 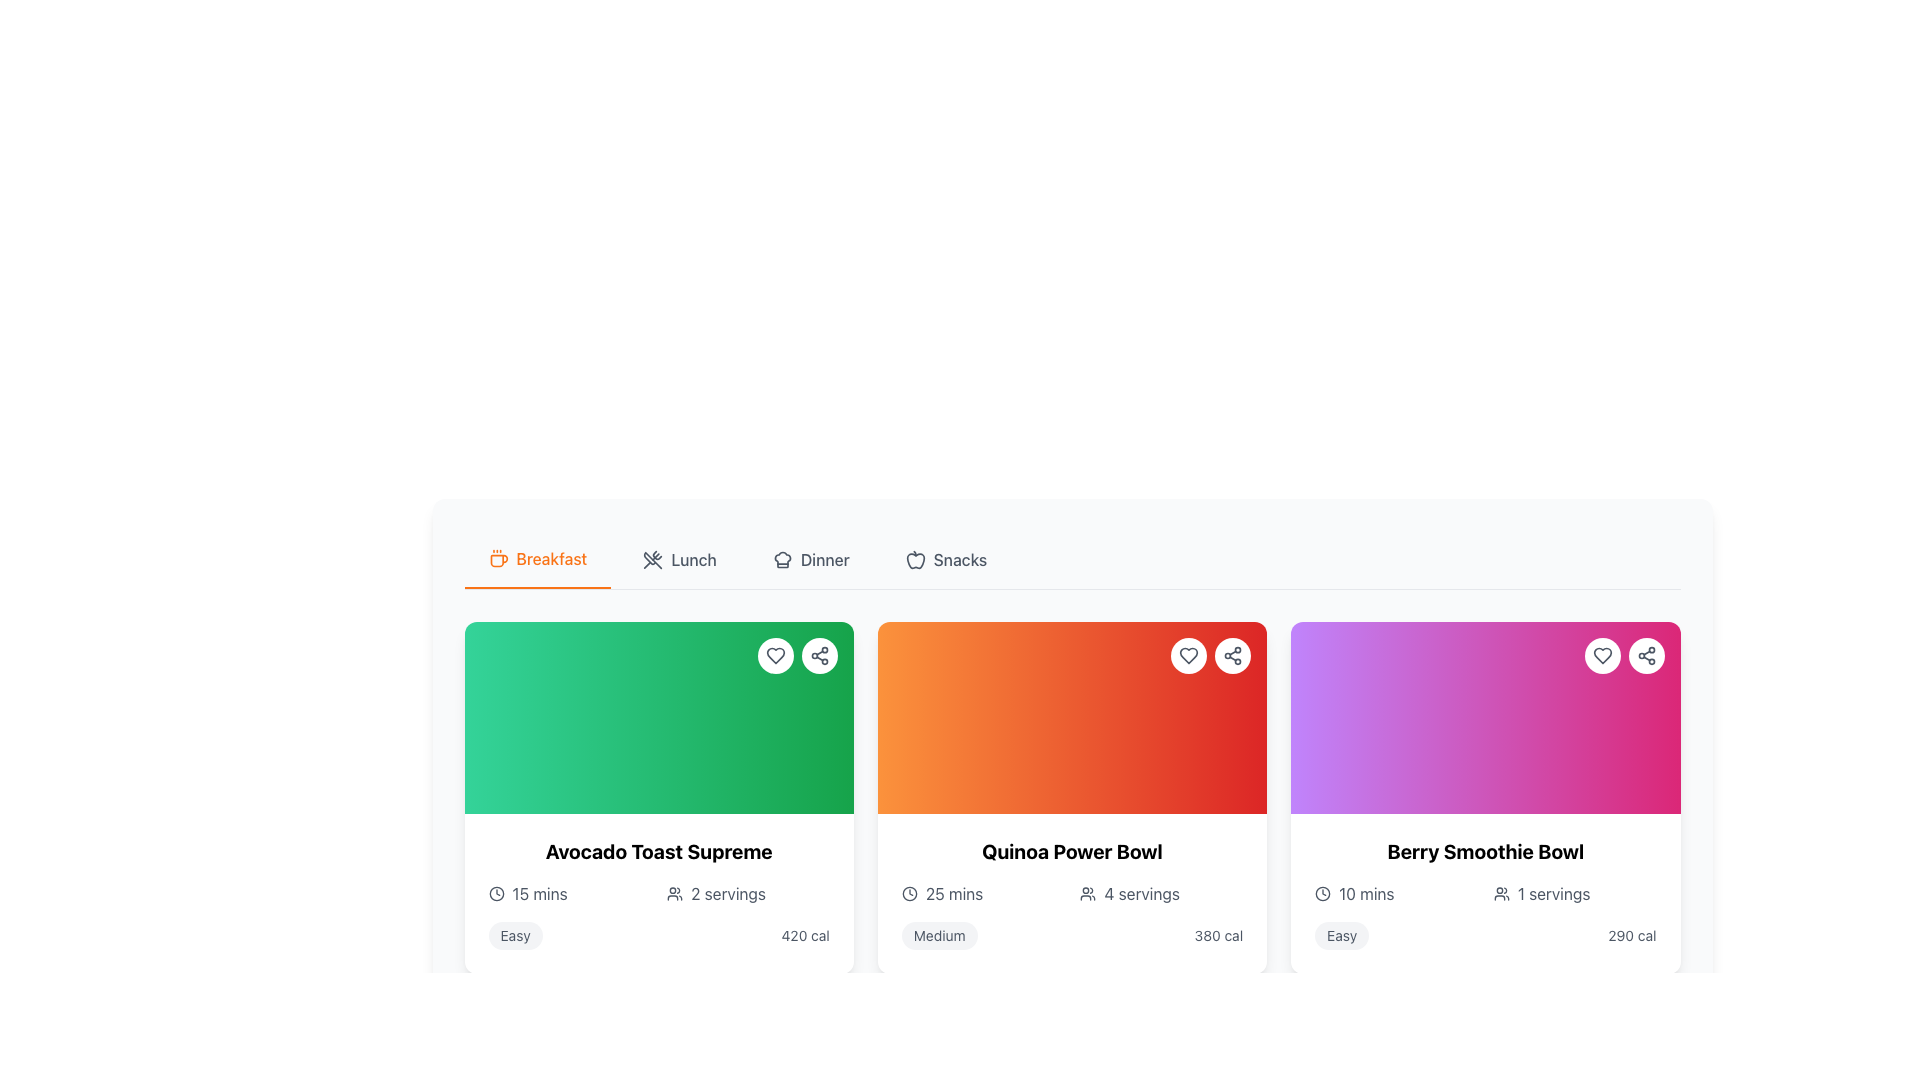 I want to click on the icon element resembling two user silhouettes, which indicates a group or person, located in the lower section of the card for the Berry Smoothie Bowl, so click(x=1501, y=893).